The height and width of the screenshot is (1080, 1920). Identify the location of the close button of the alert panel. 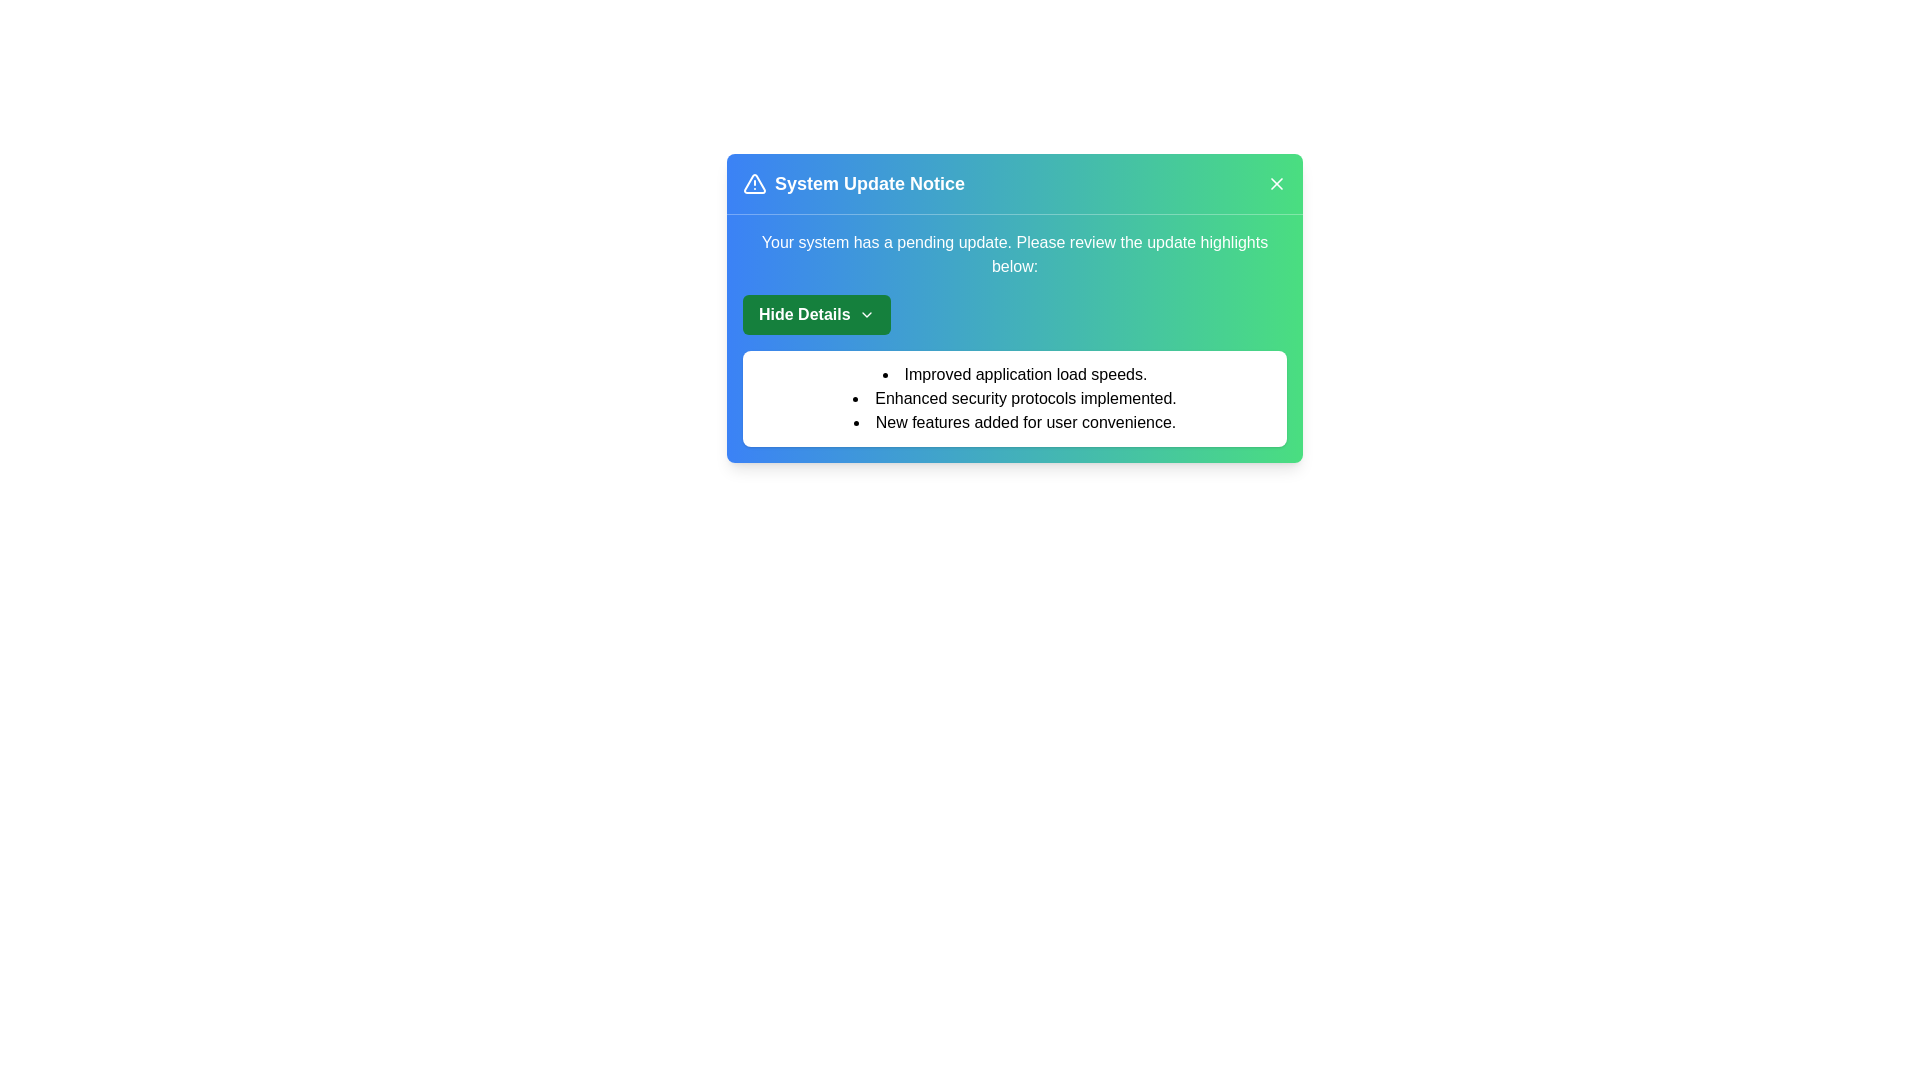
(1275, 184).